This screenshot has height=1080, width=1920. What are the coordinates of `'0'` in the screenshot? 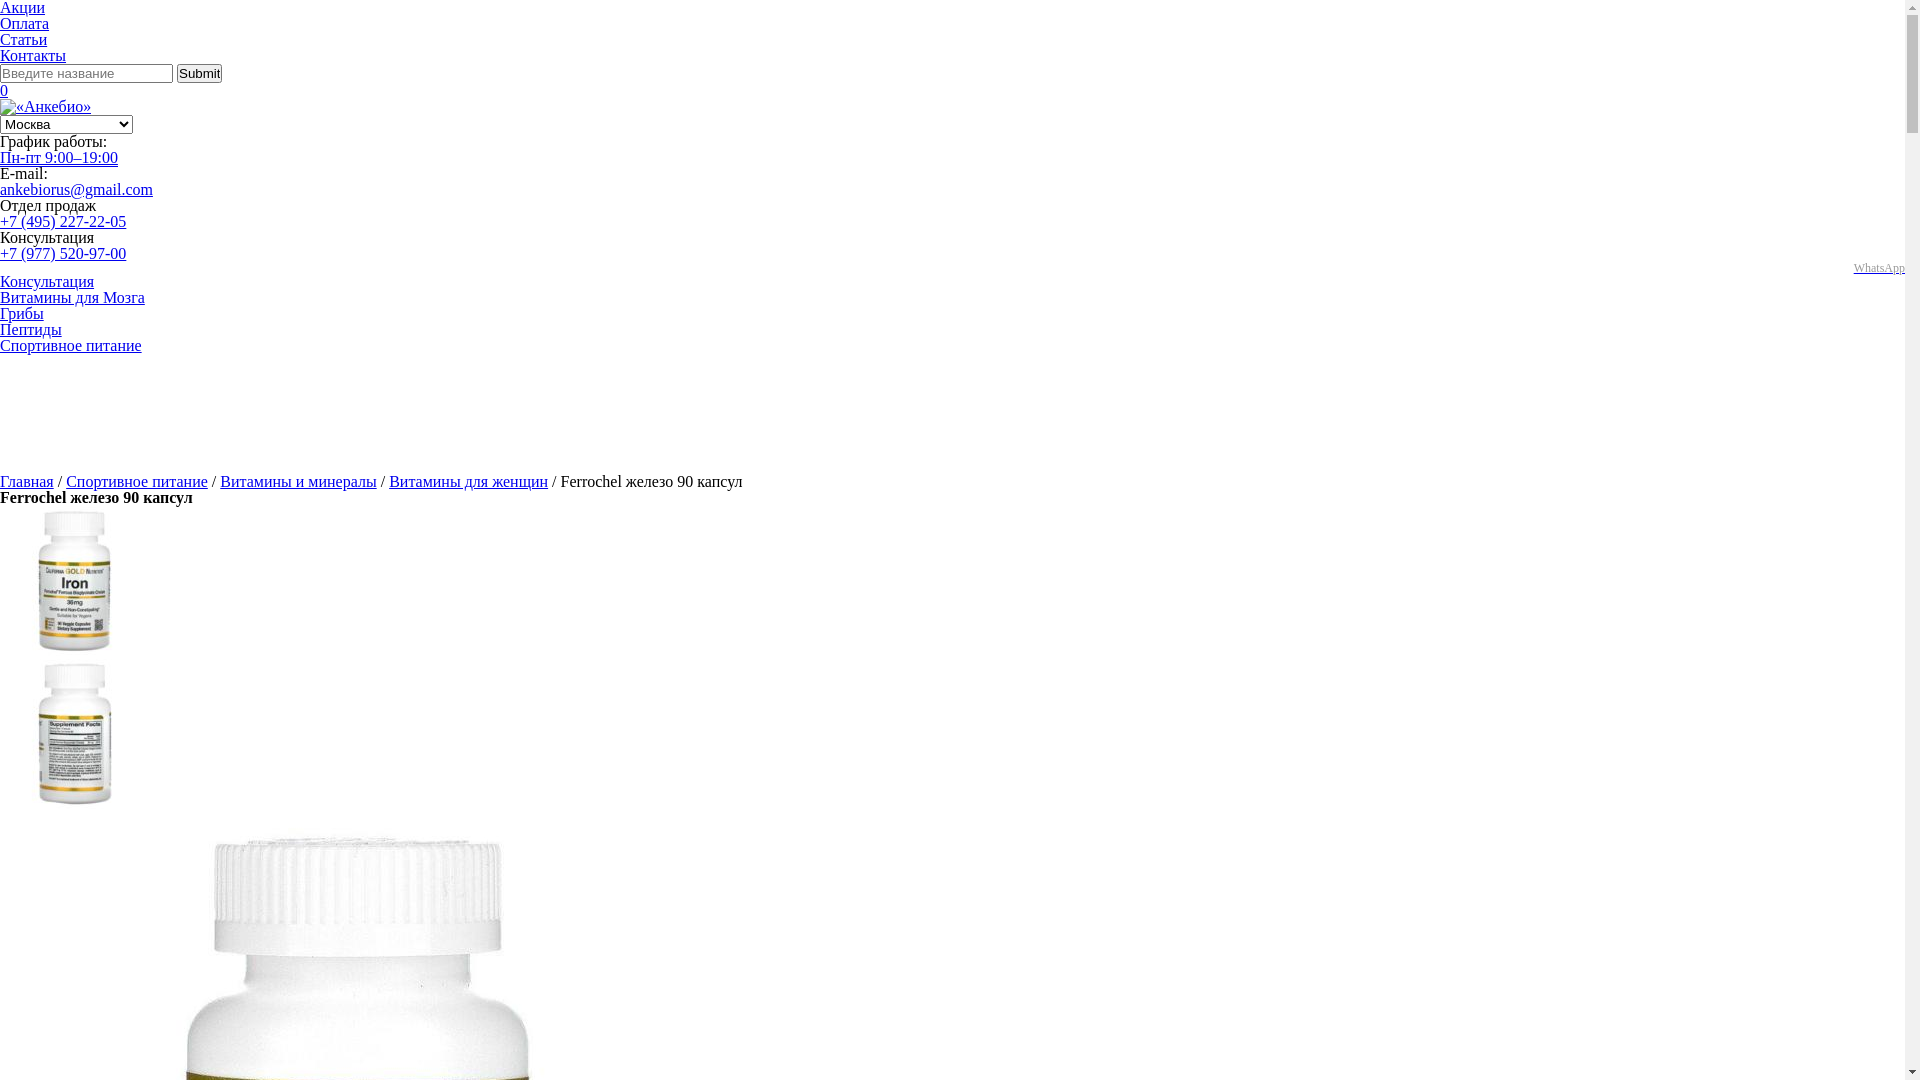 It's located at (4, 90).